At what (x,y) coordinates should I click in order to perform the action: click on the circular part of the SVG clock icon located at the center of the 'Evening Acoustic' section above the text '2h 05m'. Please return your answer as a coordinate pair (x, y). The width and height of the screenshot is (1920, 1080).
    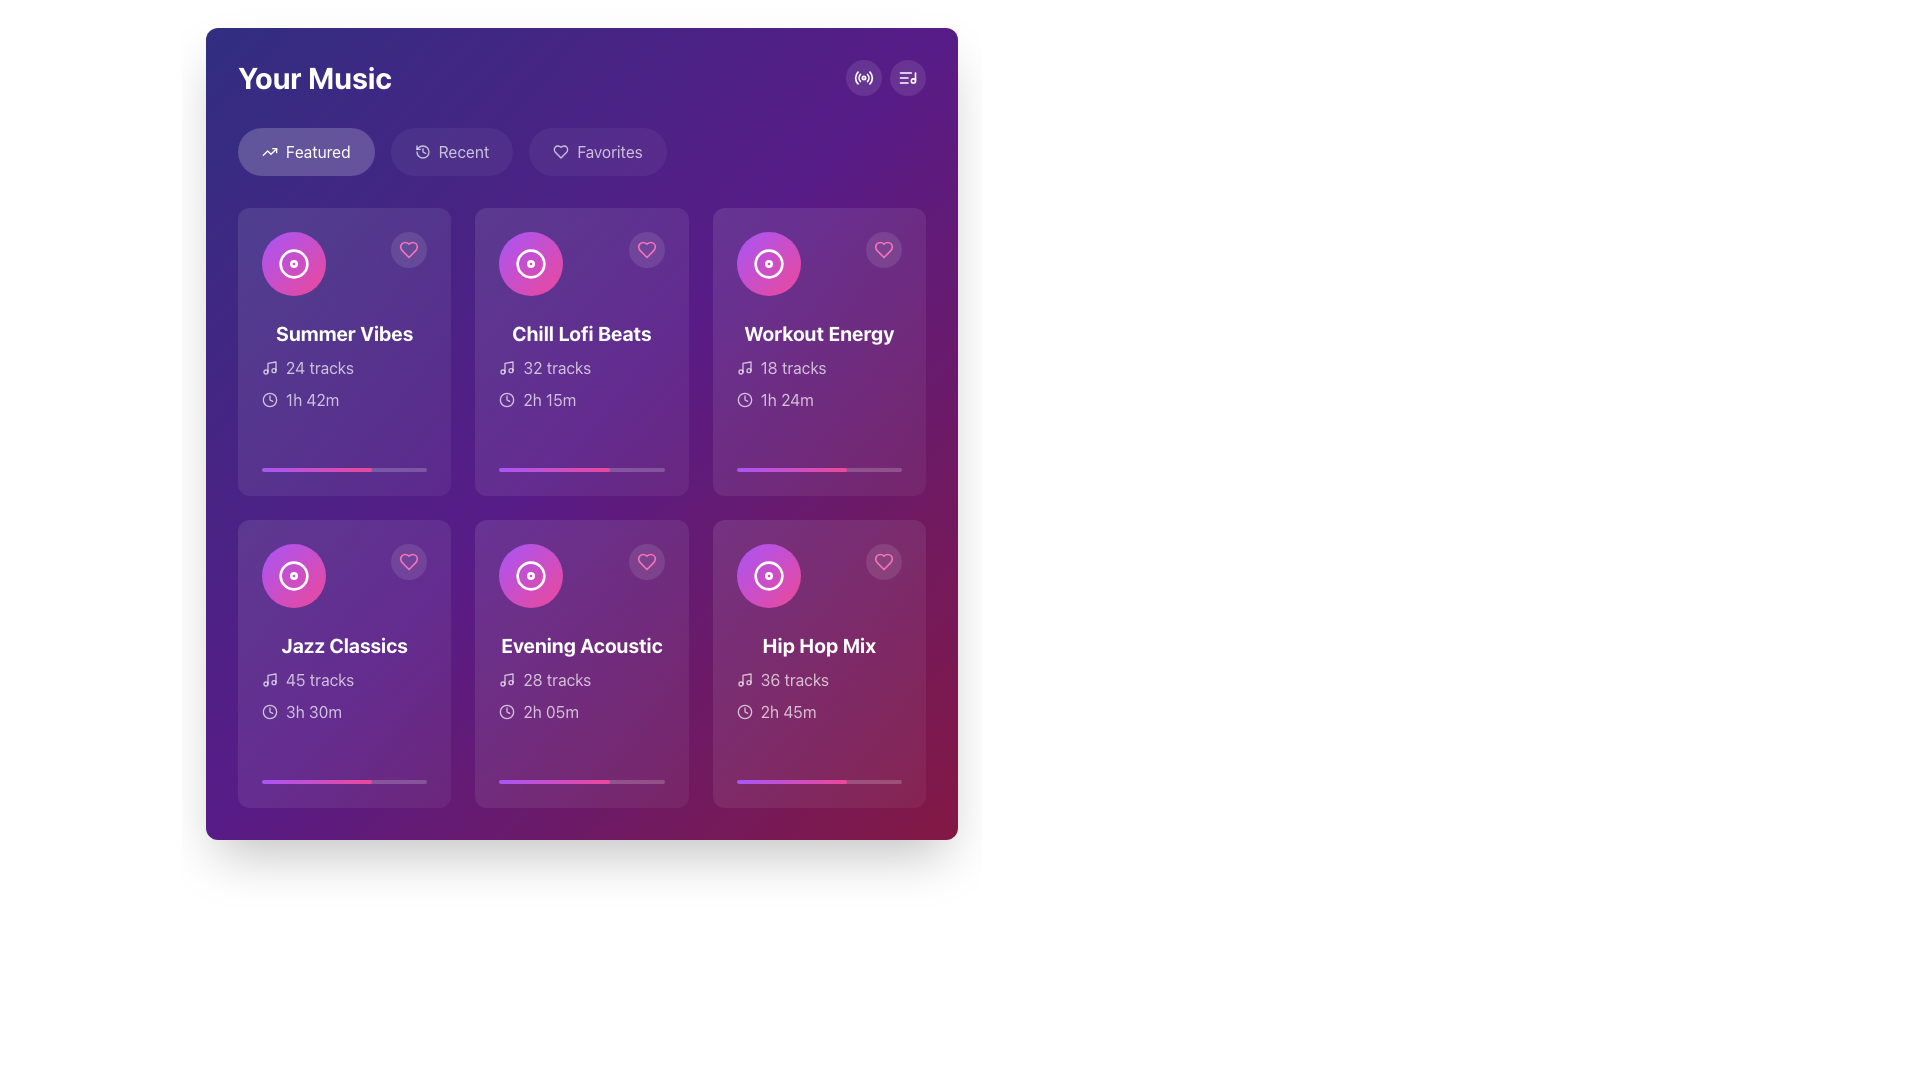
    Looking at the image, I should click on (507, 711).